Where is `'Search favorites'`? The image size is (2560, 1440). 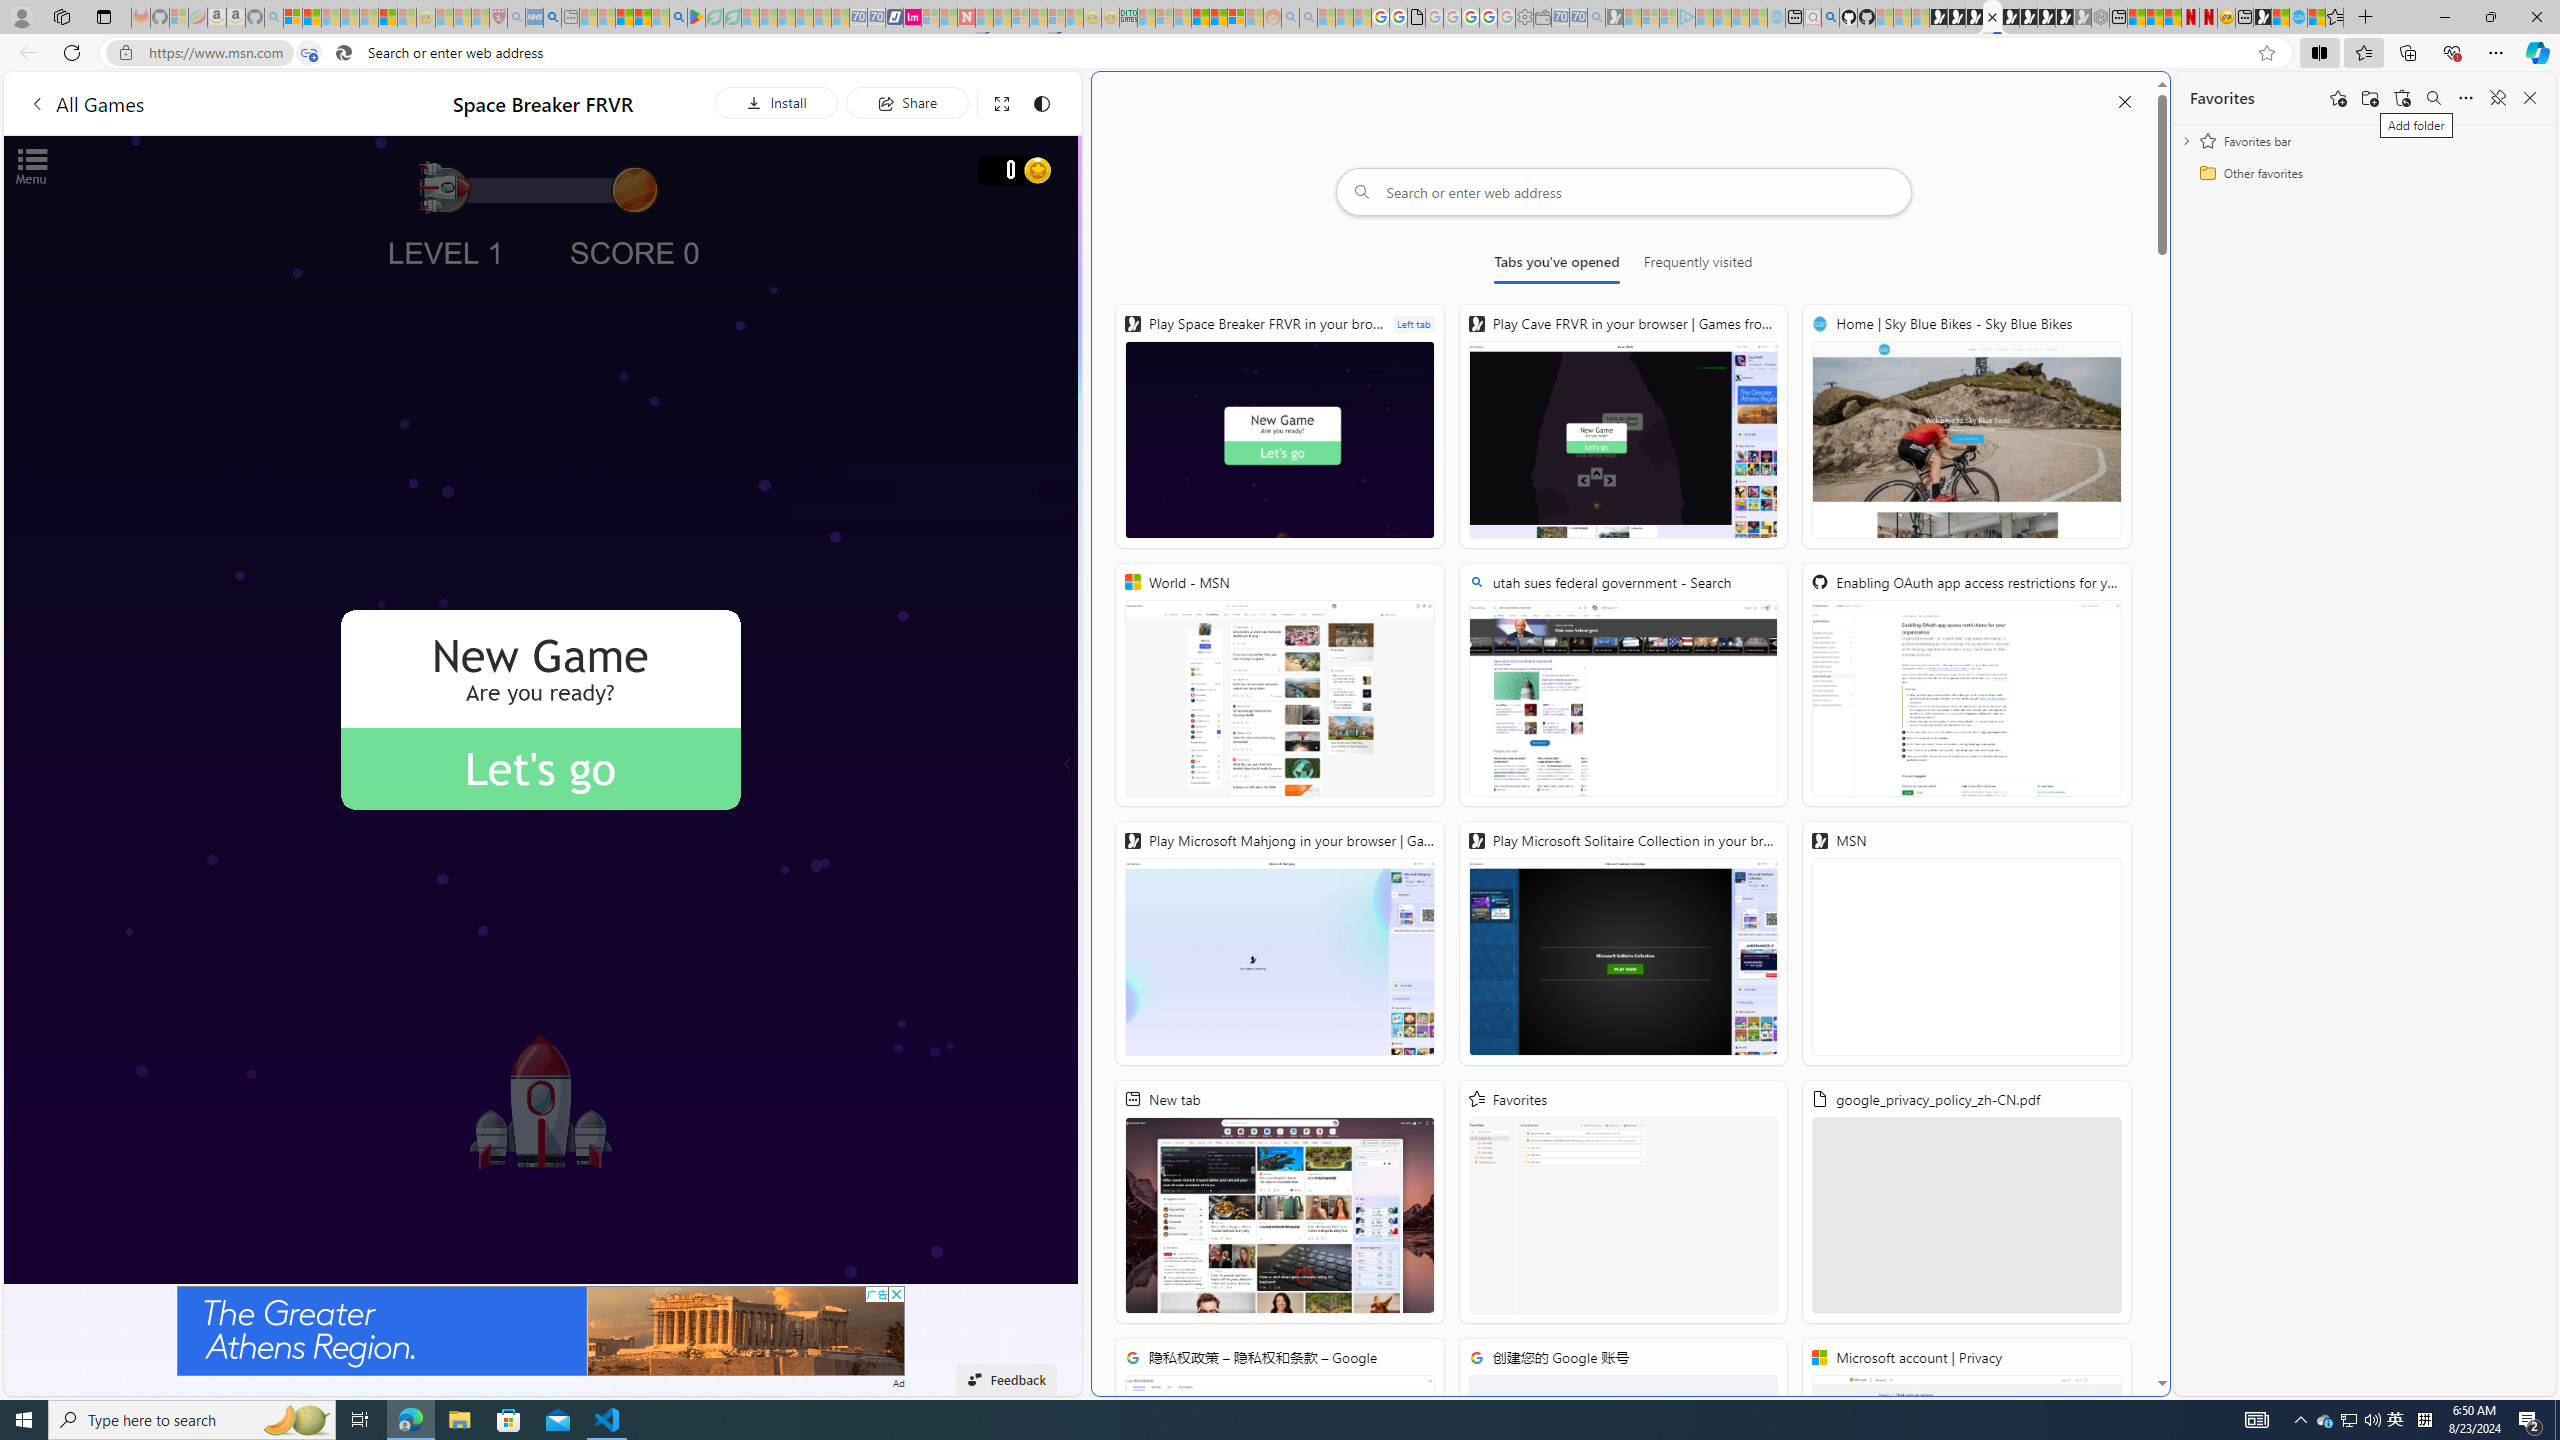
'Search favorites' is located at coordinates (2433, 96).